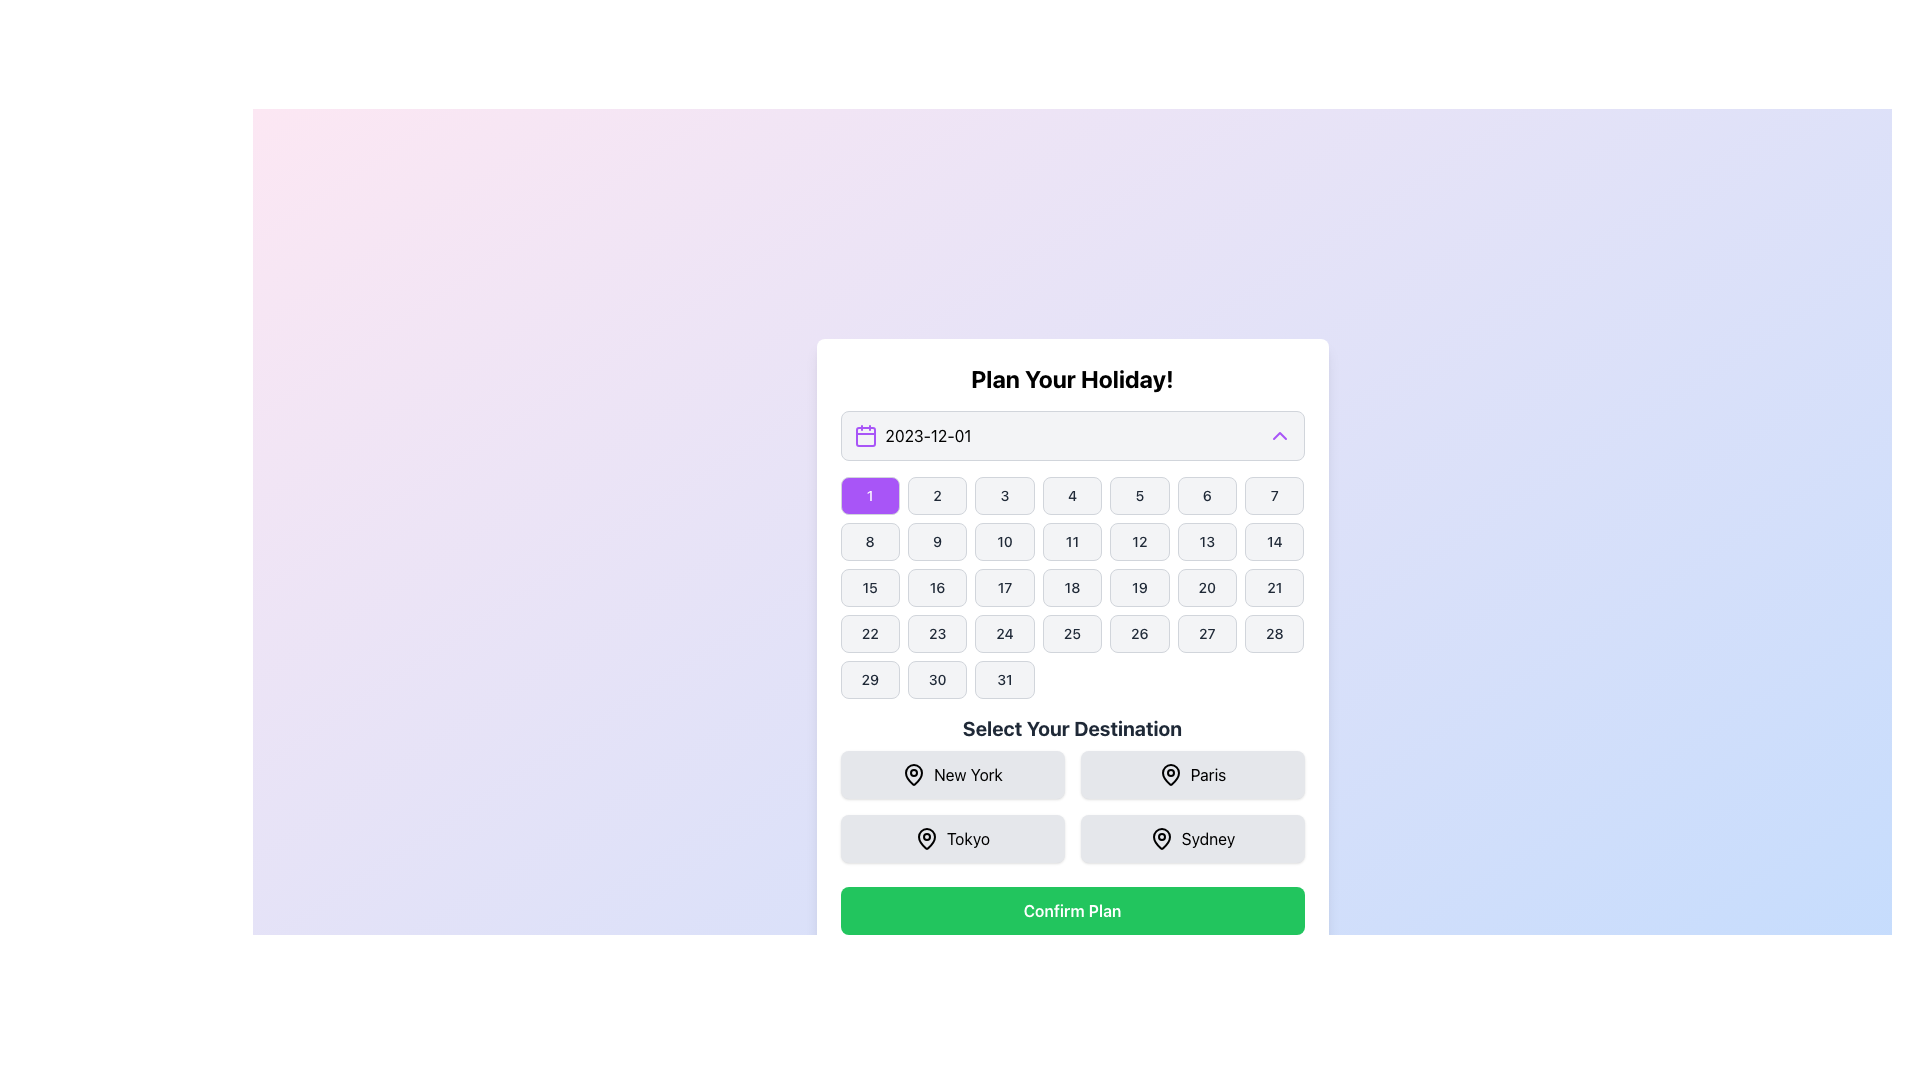 The height and width of the screenshot is (1080, 1920). What do you see at coordinates (1273, 495) in the screenshot?
I see `the button representing the numerical value '7' in the calendar interface to trigger a hover effect` at bounding box center [1273, 495].